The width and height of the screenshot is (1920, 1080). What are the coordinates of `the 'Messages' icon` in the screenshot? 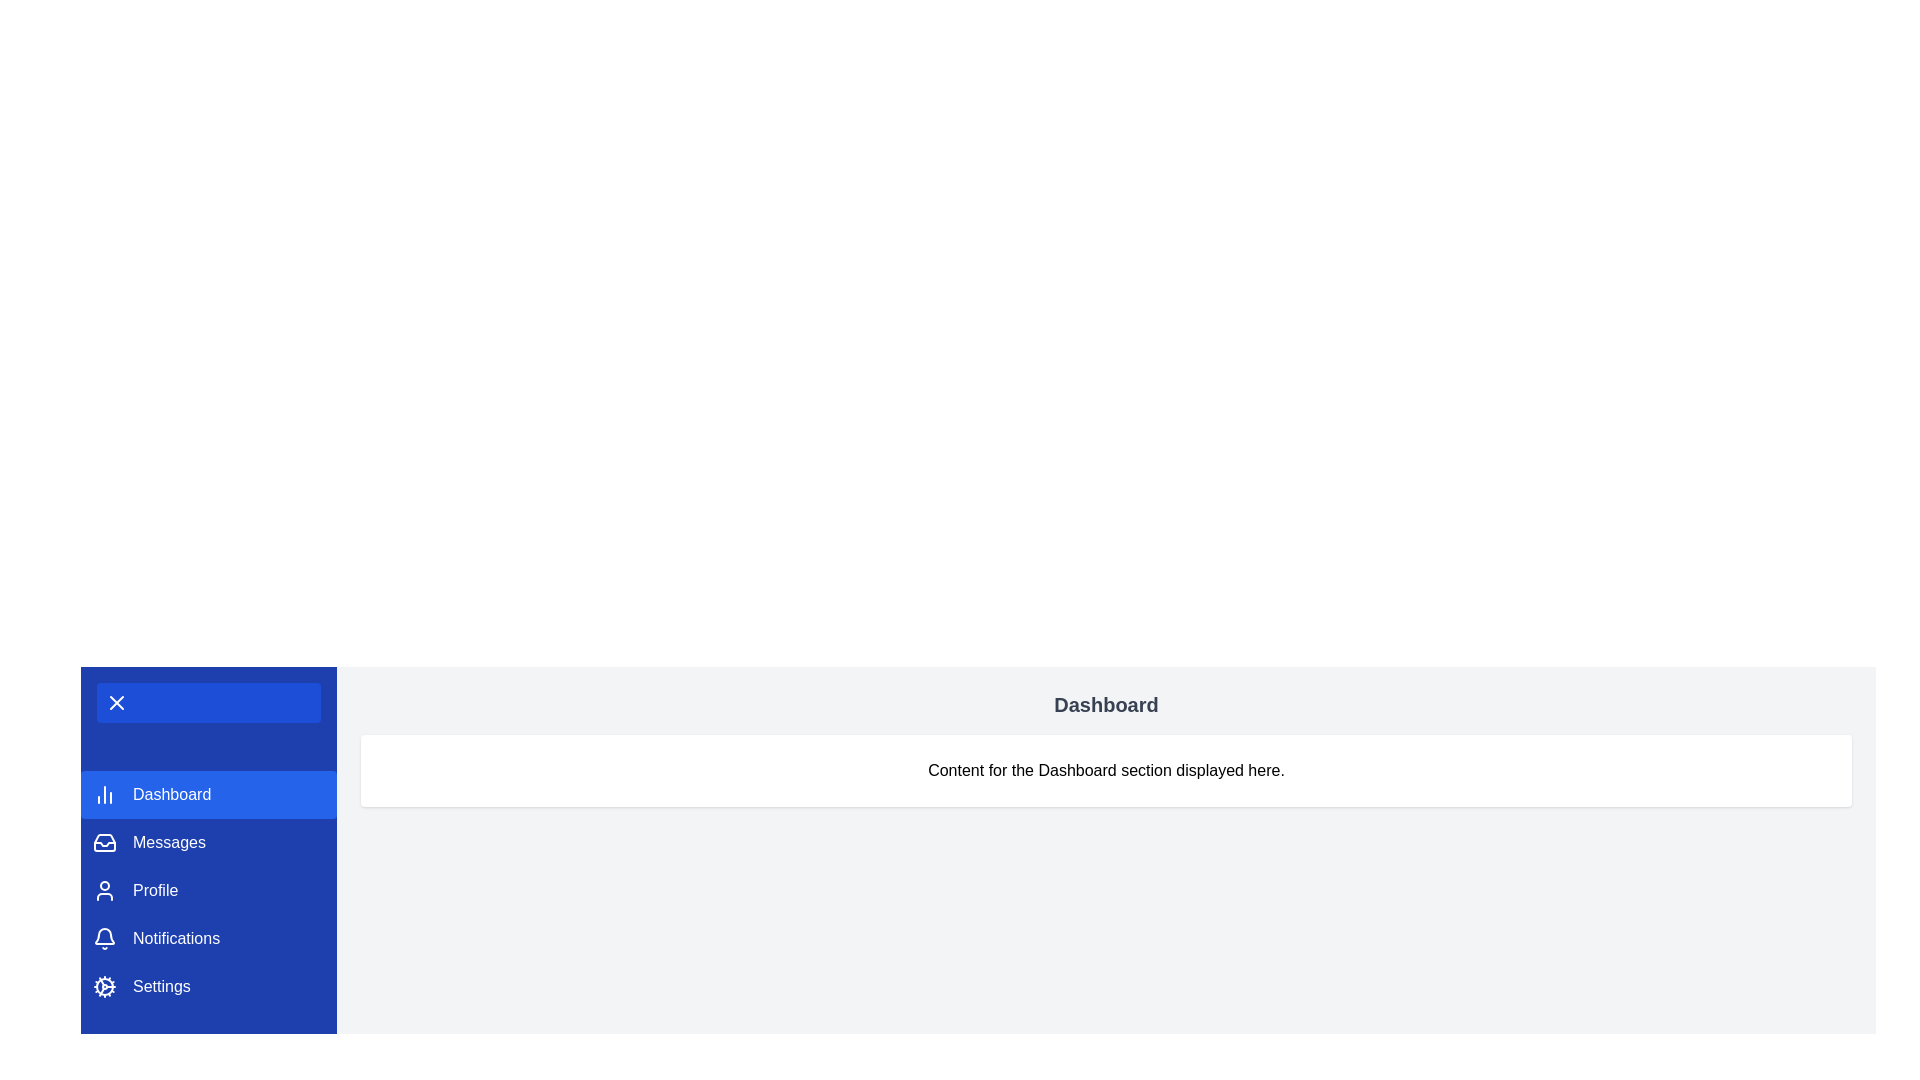 It's located at (104, 843).